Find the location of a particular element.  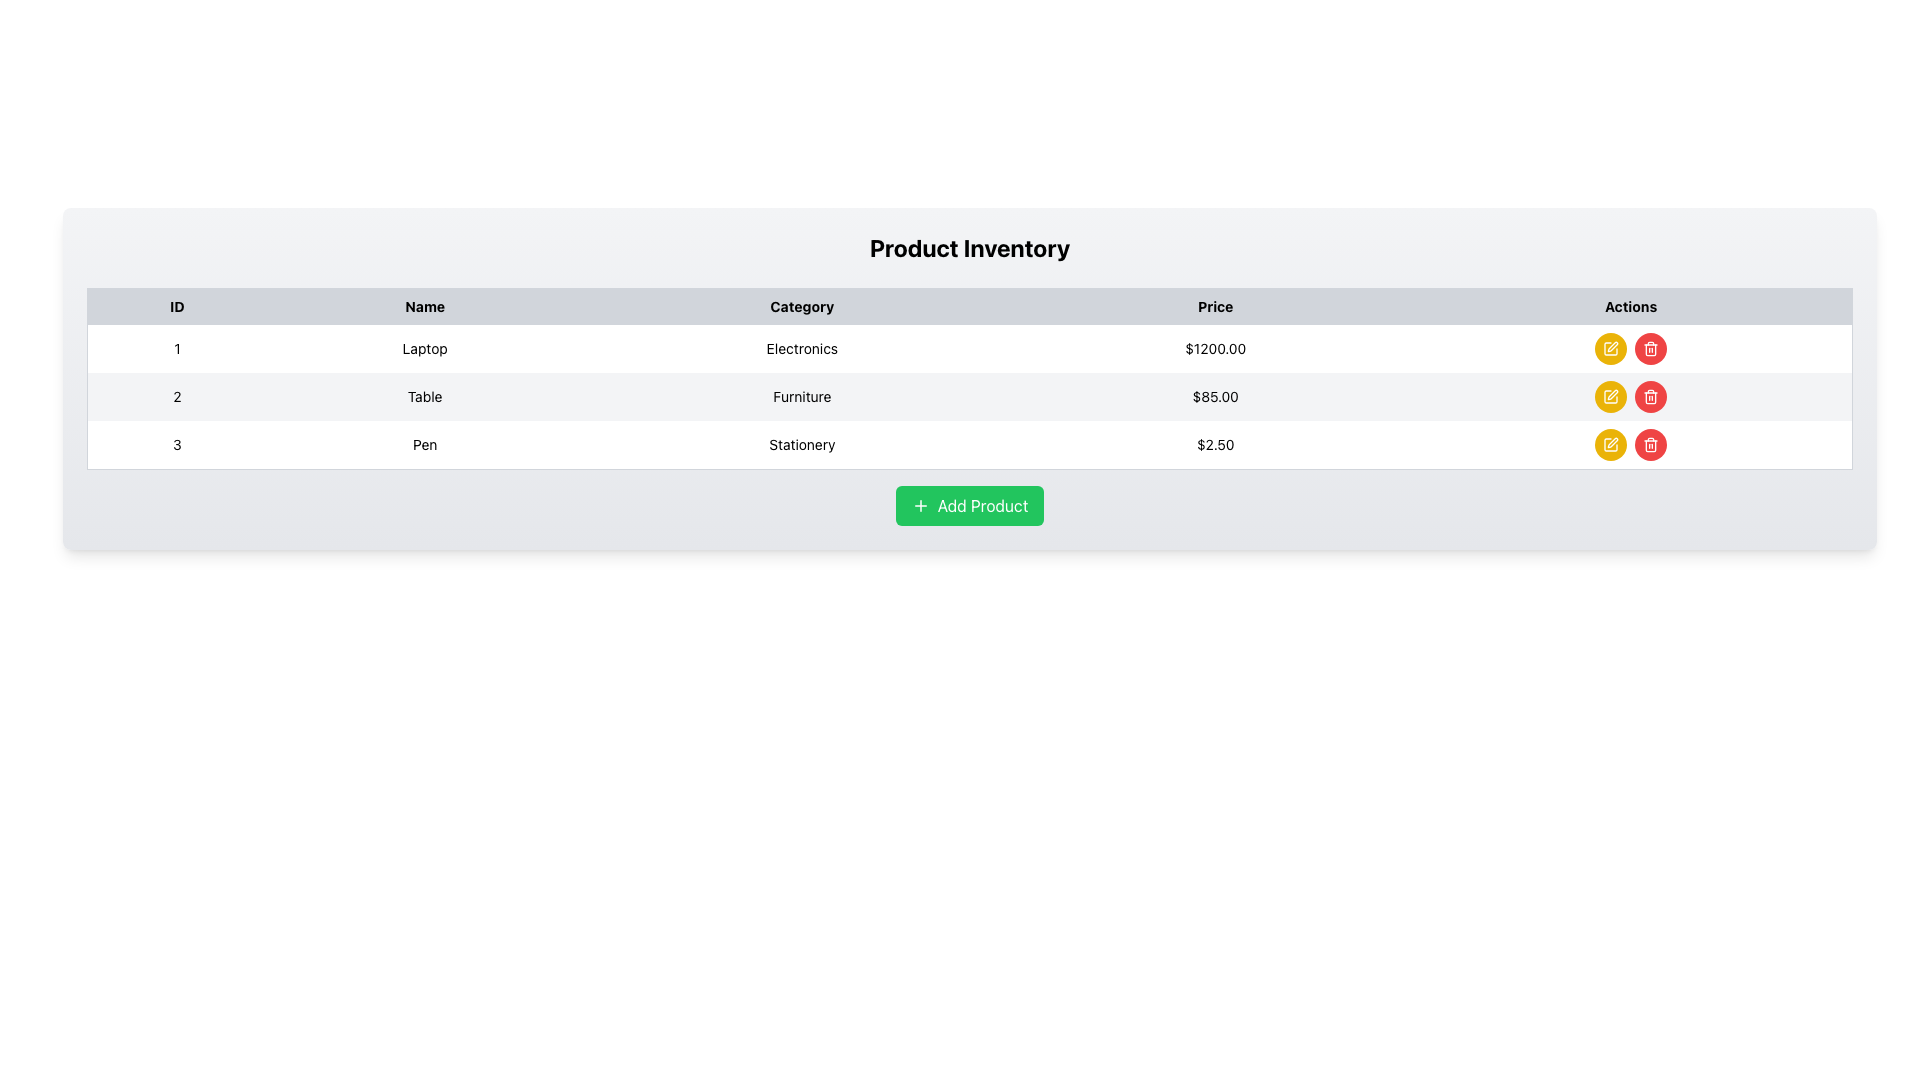

bold, centered header text 'Product Inventory' located at the top of the content card above the product table is located at coordinates (969, 246).